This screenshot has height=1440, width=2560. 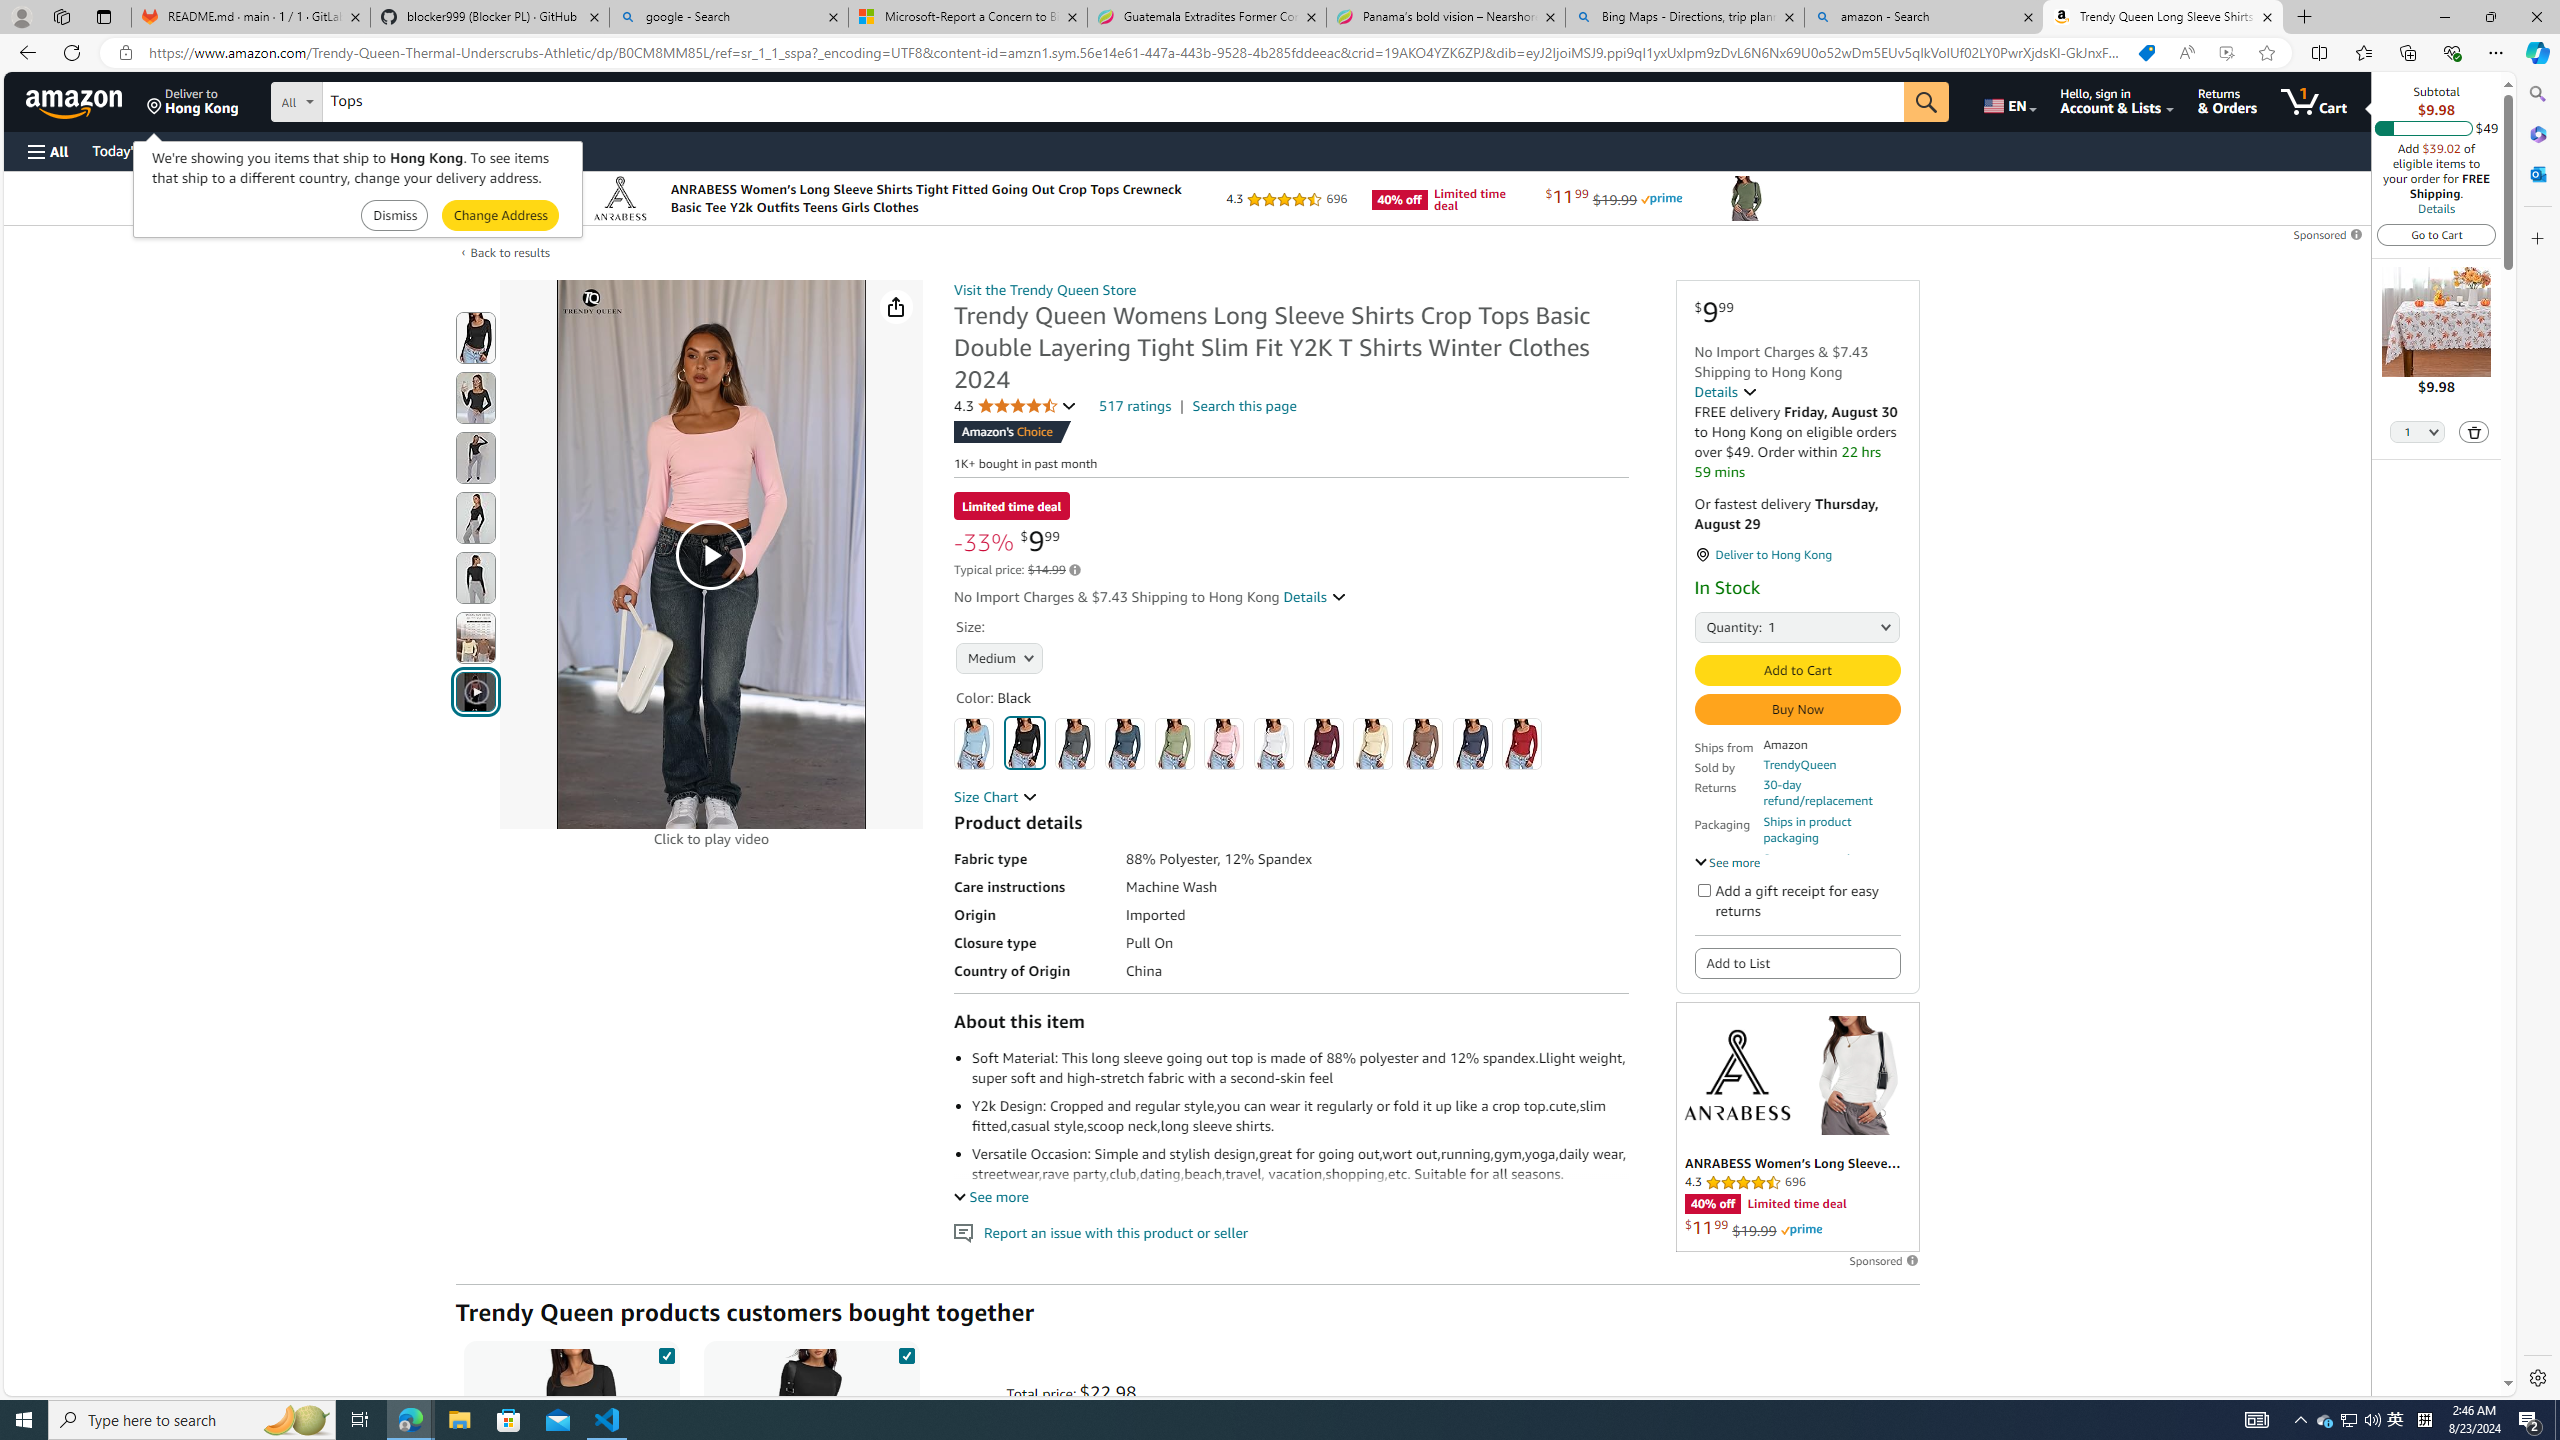 I want to click on 'Apricot', so click(x=1373, y=742).